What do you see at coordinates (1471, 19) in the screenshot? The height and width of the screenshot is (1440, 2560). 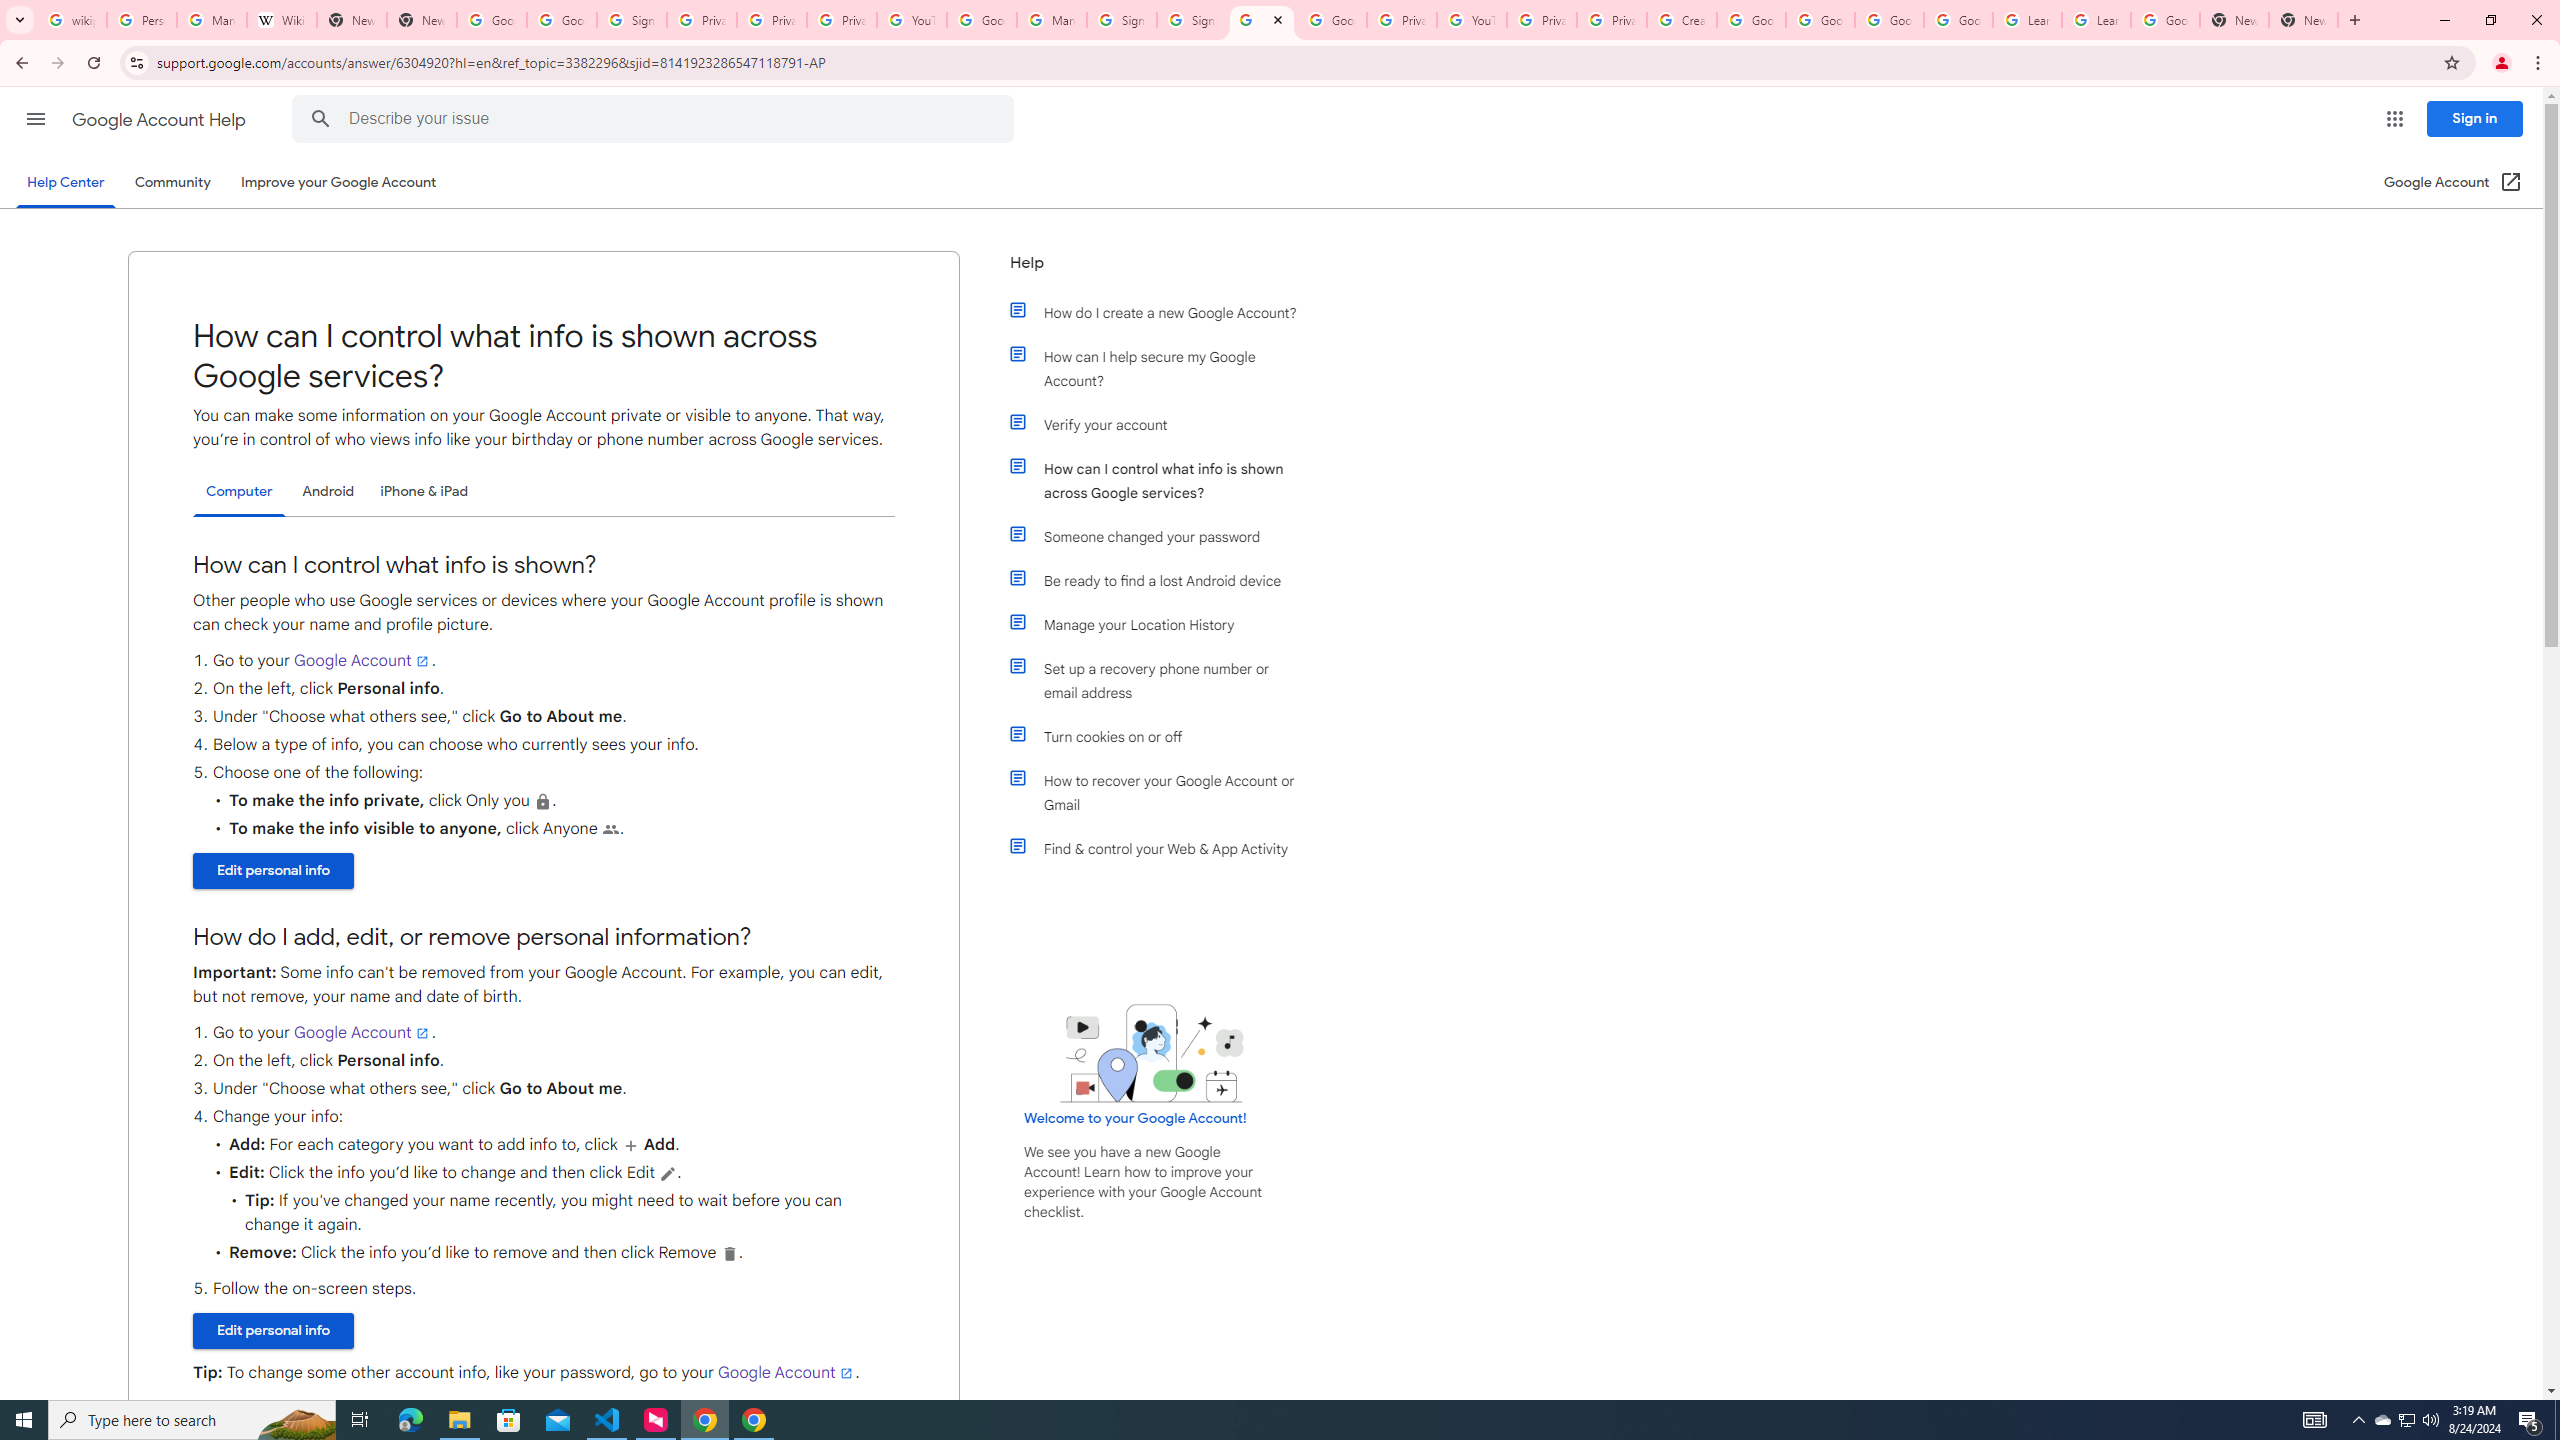 I see `'YouTube'` at bounding box center [1471, 19].